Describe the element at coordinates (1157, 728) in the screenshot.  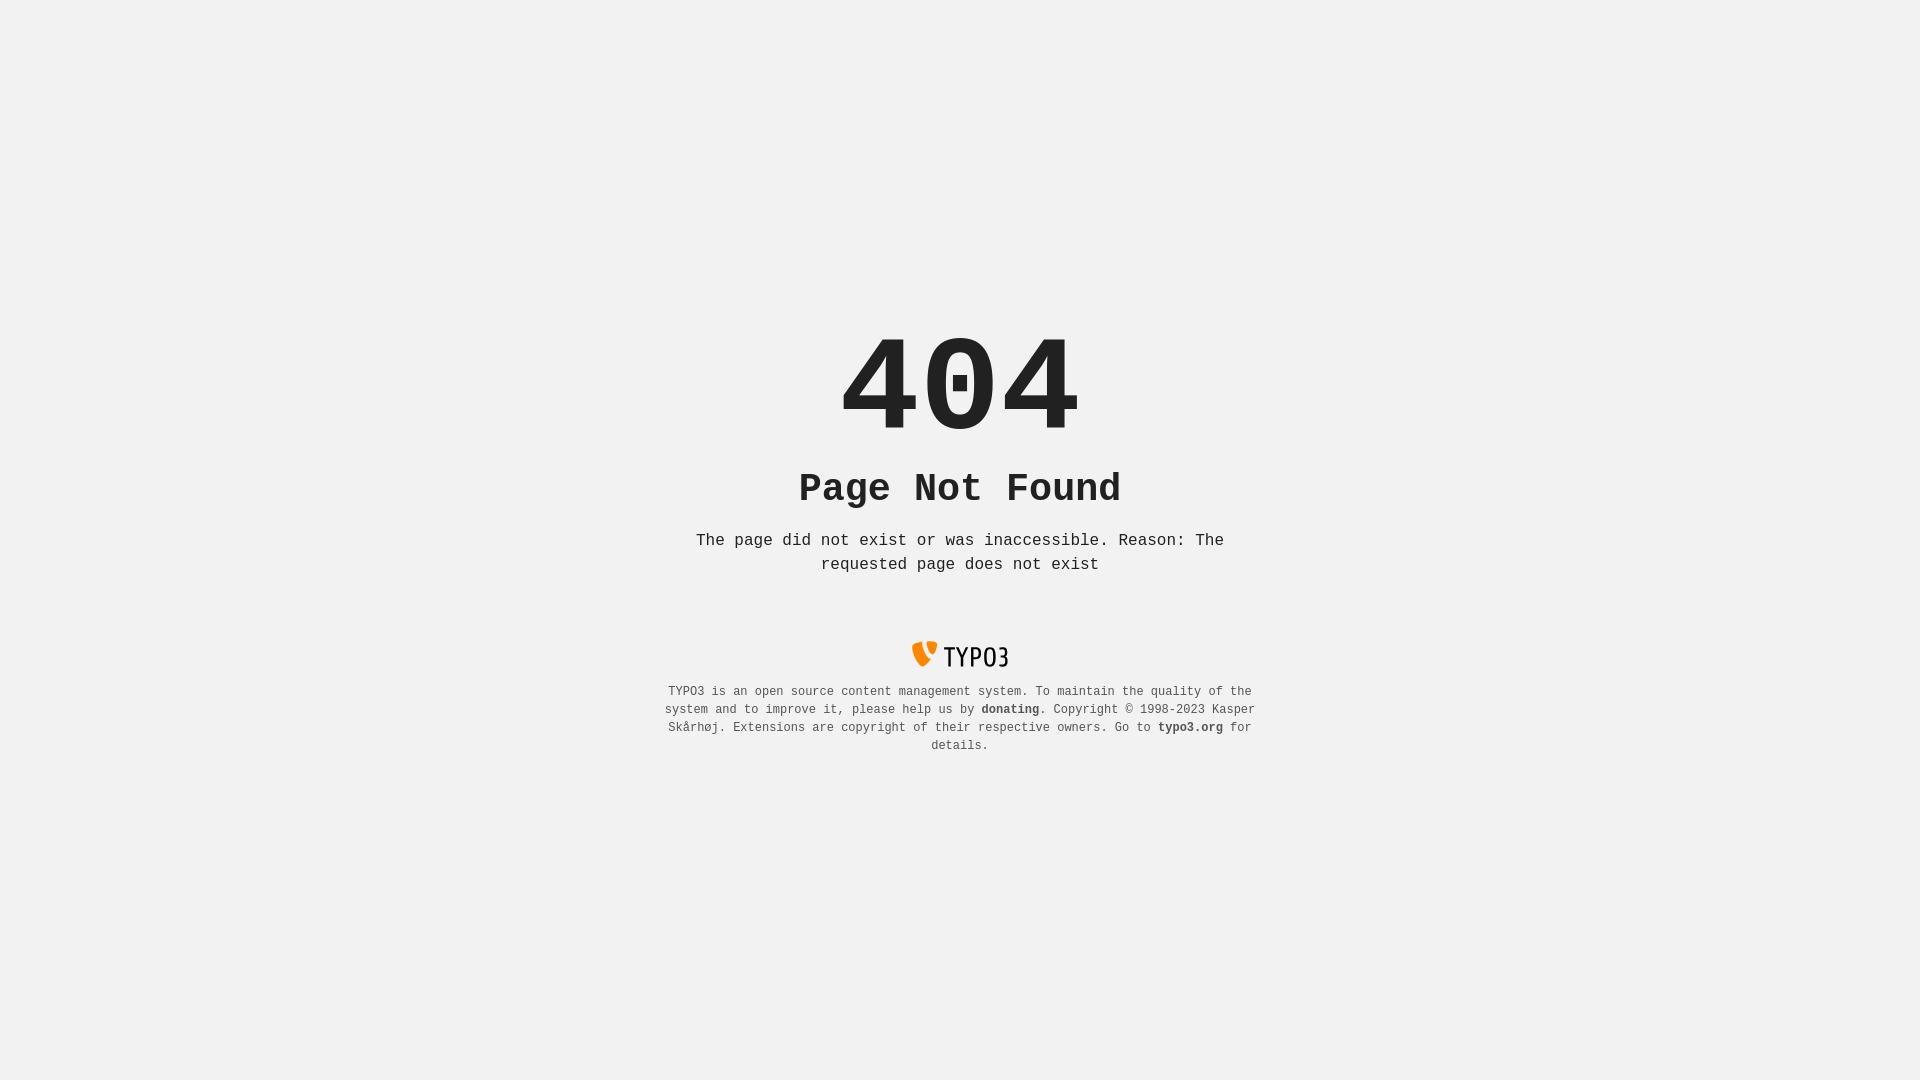
I see `'typo3.org'` at that location.